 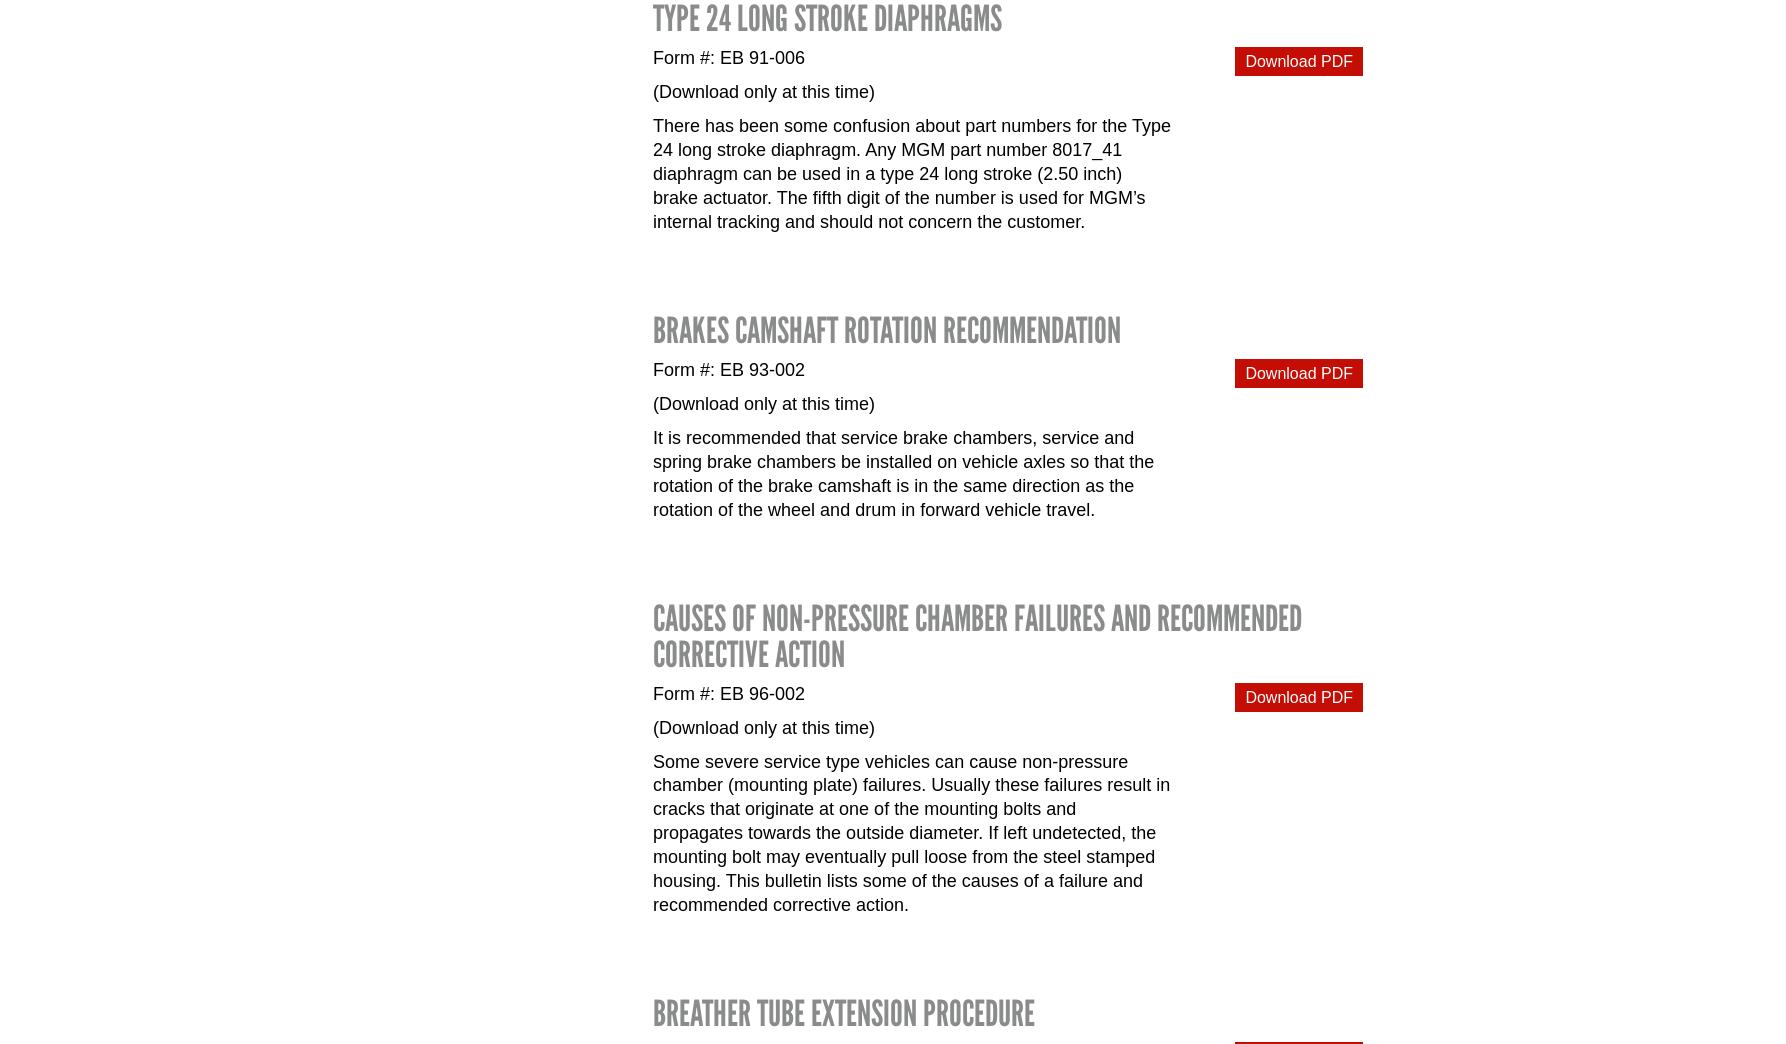 What do you see at coordinates (729, 692) in the screenshot?
I see `'Form #: EB 96-002'` at bounding box center [729, 692].